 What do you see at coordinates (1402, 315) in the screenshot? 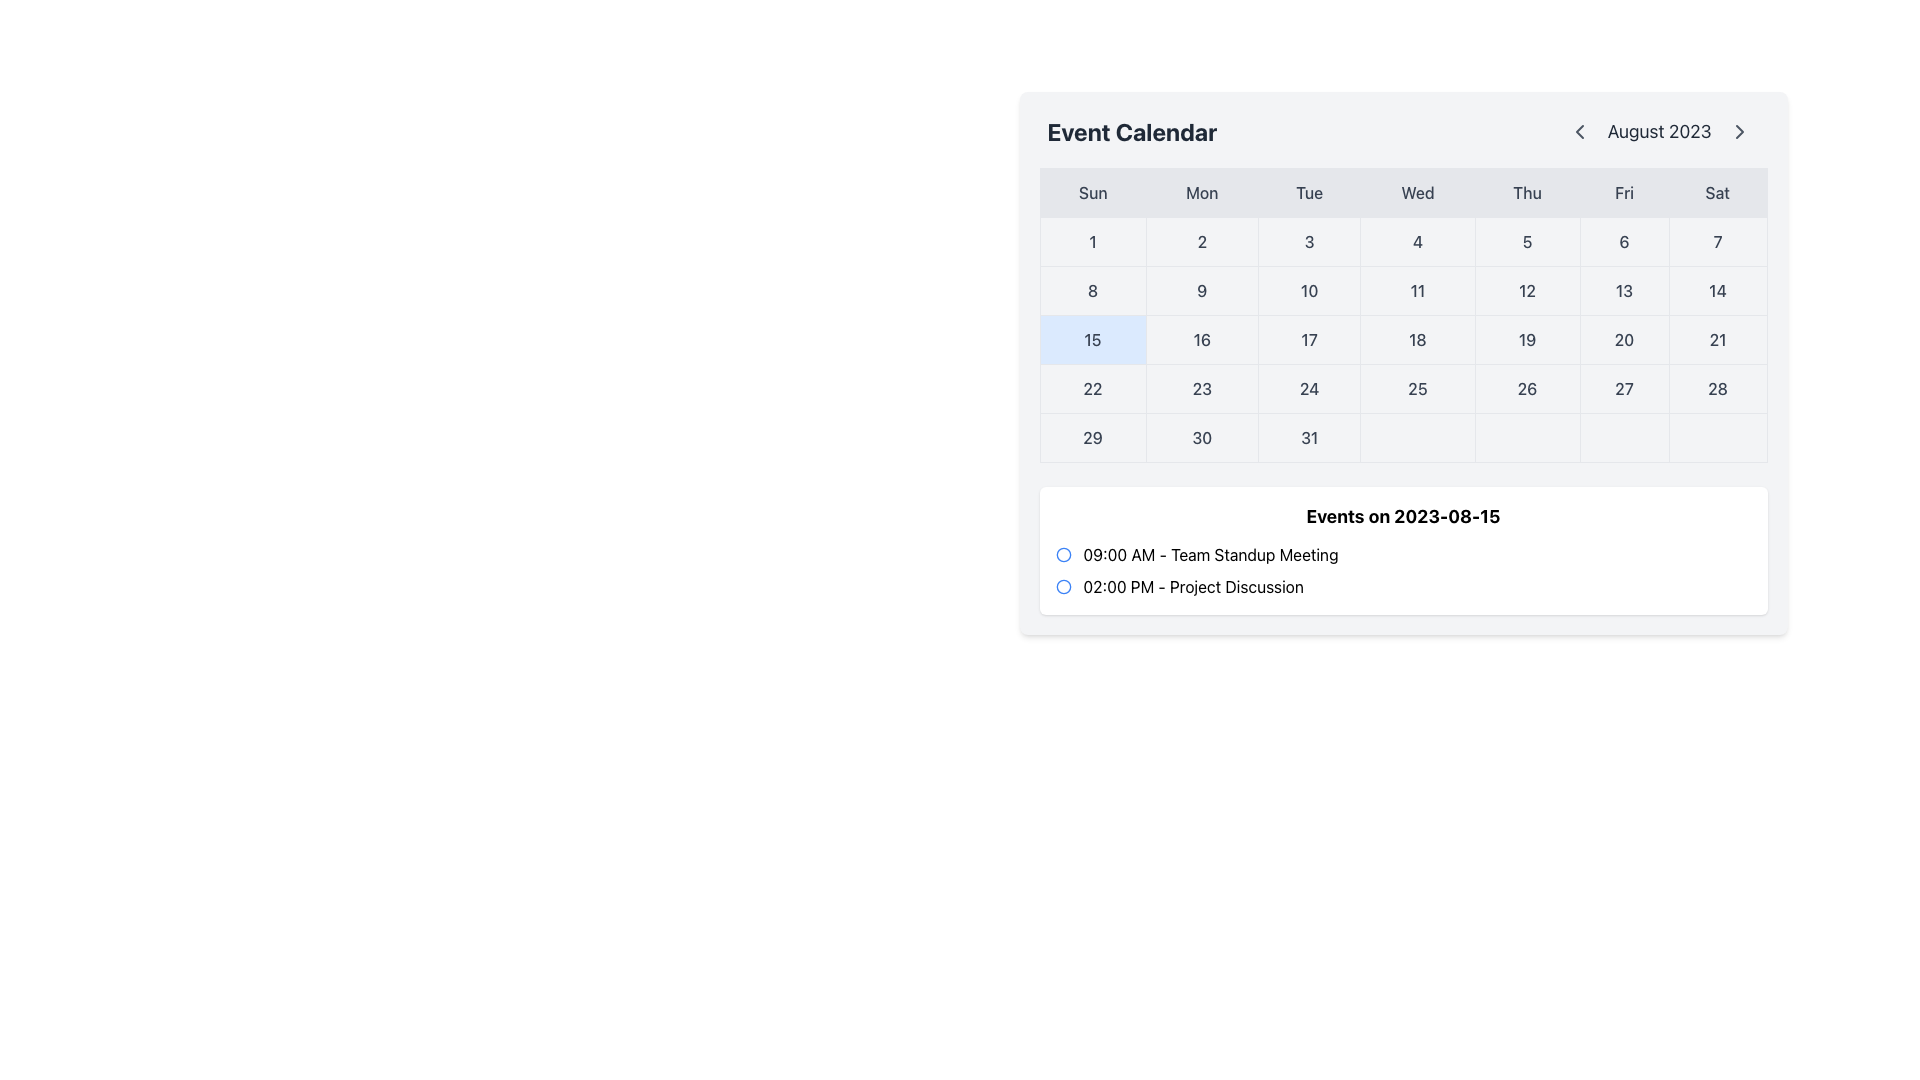
I see `a different date within the Calendar Grid located in the 'Event Calendar' panel, positioned beneath the month navigation controls and above the event details section` at bounding box center [1402, 315].